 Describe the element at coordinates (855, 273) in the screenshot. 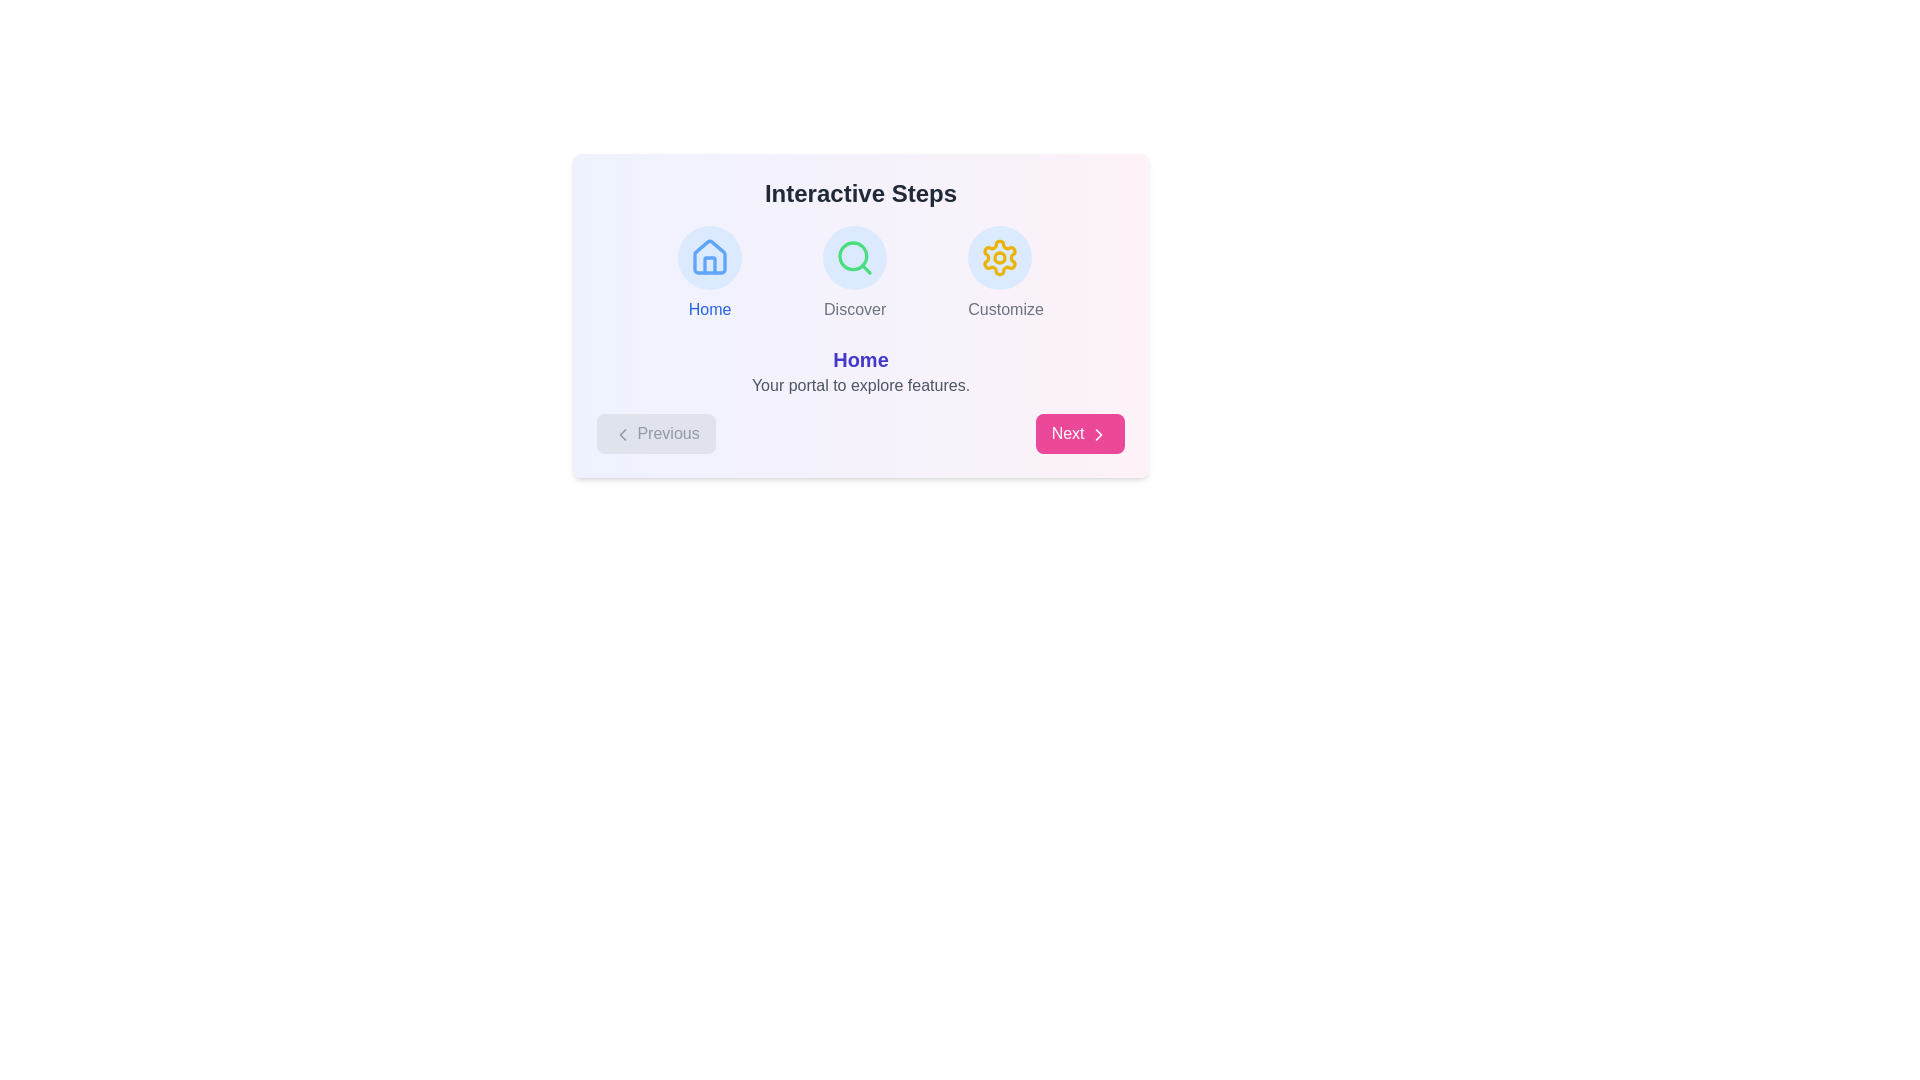

I see `label of the 'Discover' informative icon, which is positioned in the second spot of the three-option group, to understand its purpose` at that location.